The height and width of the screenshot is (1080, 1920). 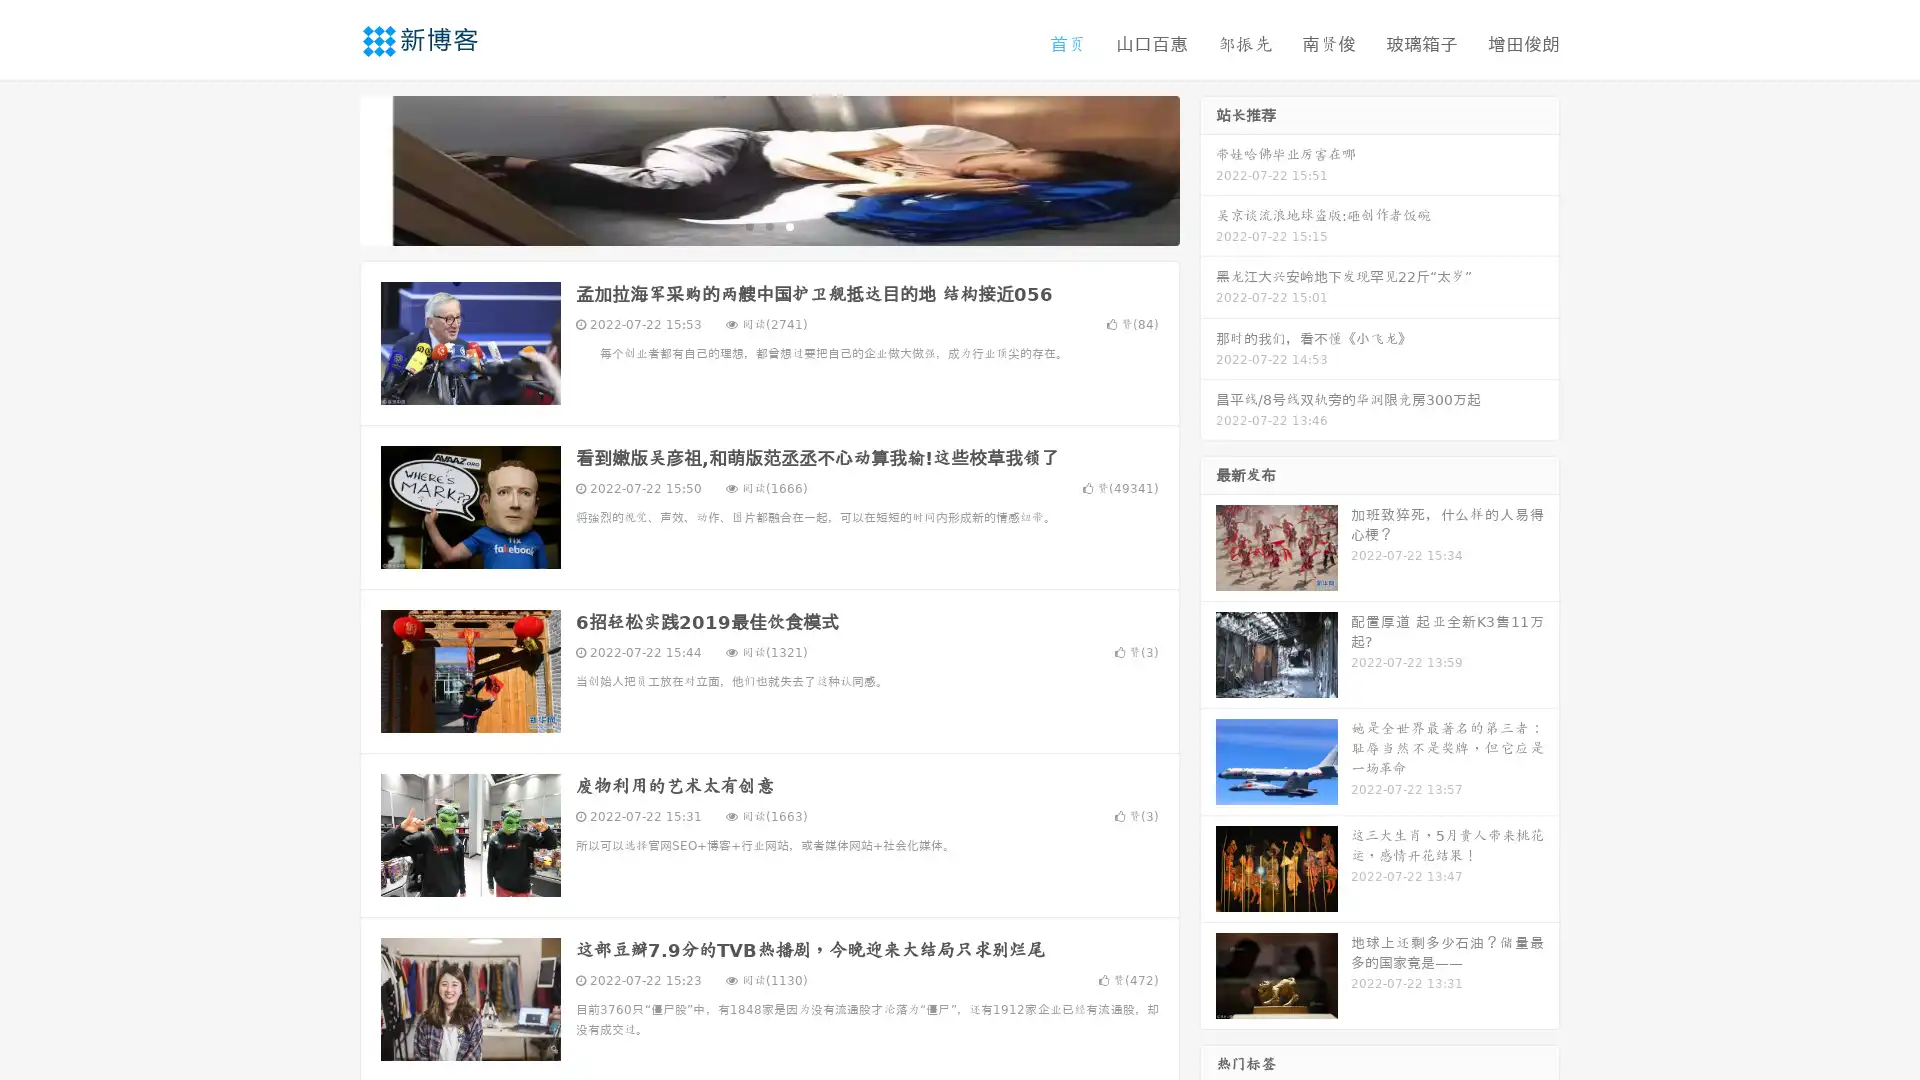 I want to click on Previous slide, so click(x=330, y=168).